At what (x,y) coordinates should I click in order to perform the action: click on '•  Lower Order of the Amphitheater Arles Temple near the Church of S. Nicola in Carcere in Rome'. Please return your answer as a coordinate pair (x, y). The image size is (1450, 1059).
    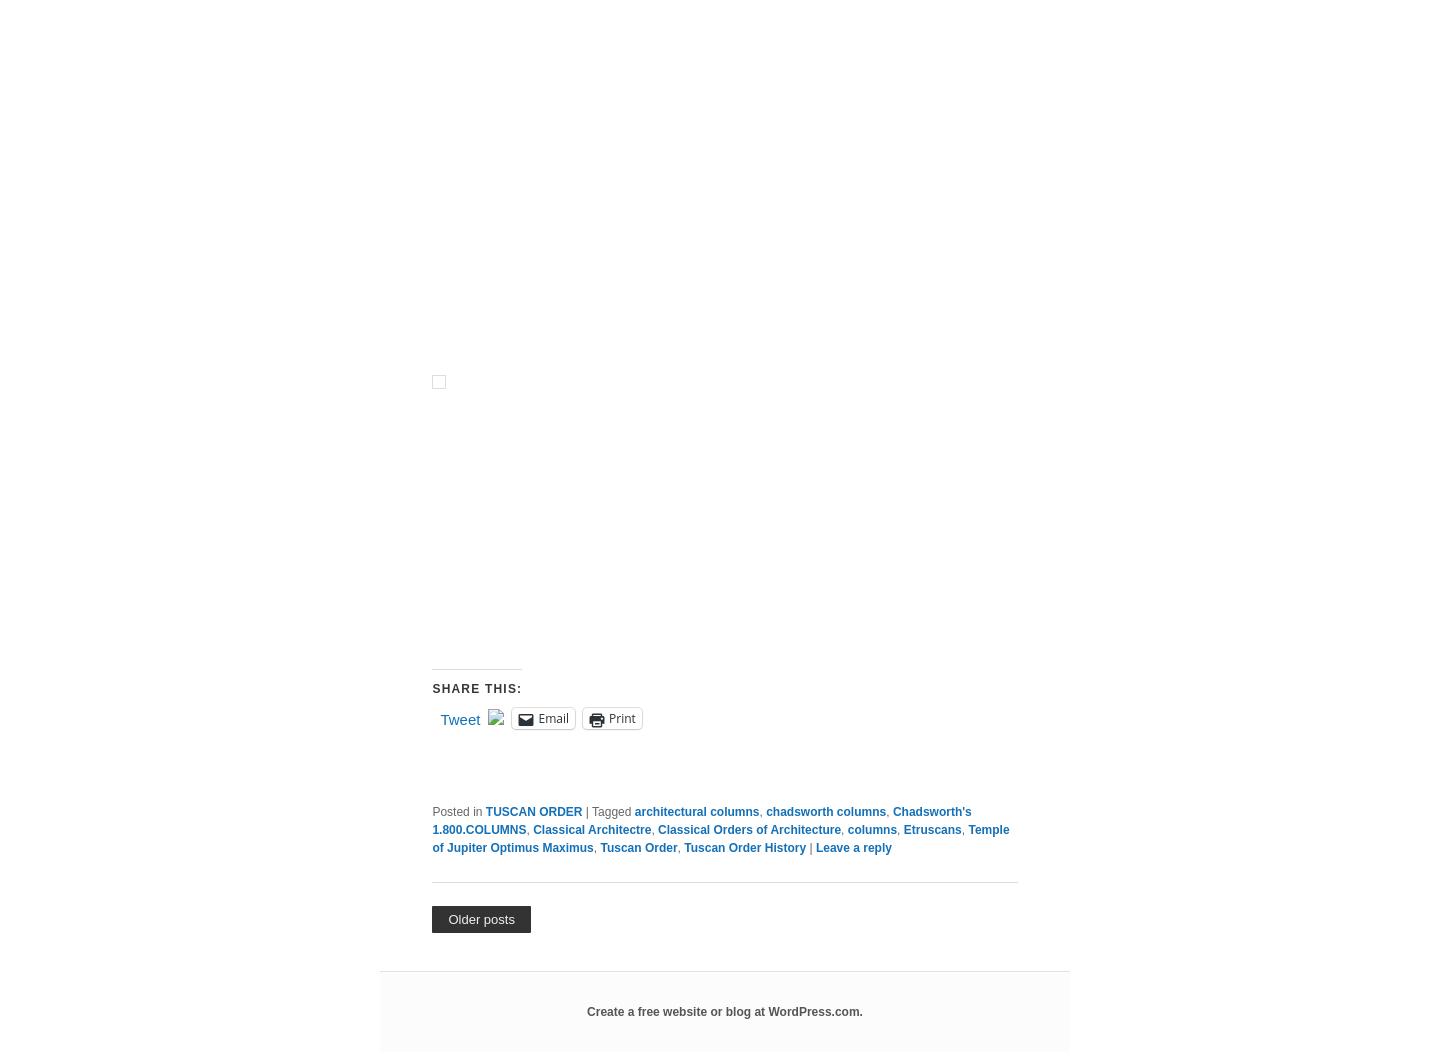
    Looking at the image, I should click on (695, 770).